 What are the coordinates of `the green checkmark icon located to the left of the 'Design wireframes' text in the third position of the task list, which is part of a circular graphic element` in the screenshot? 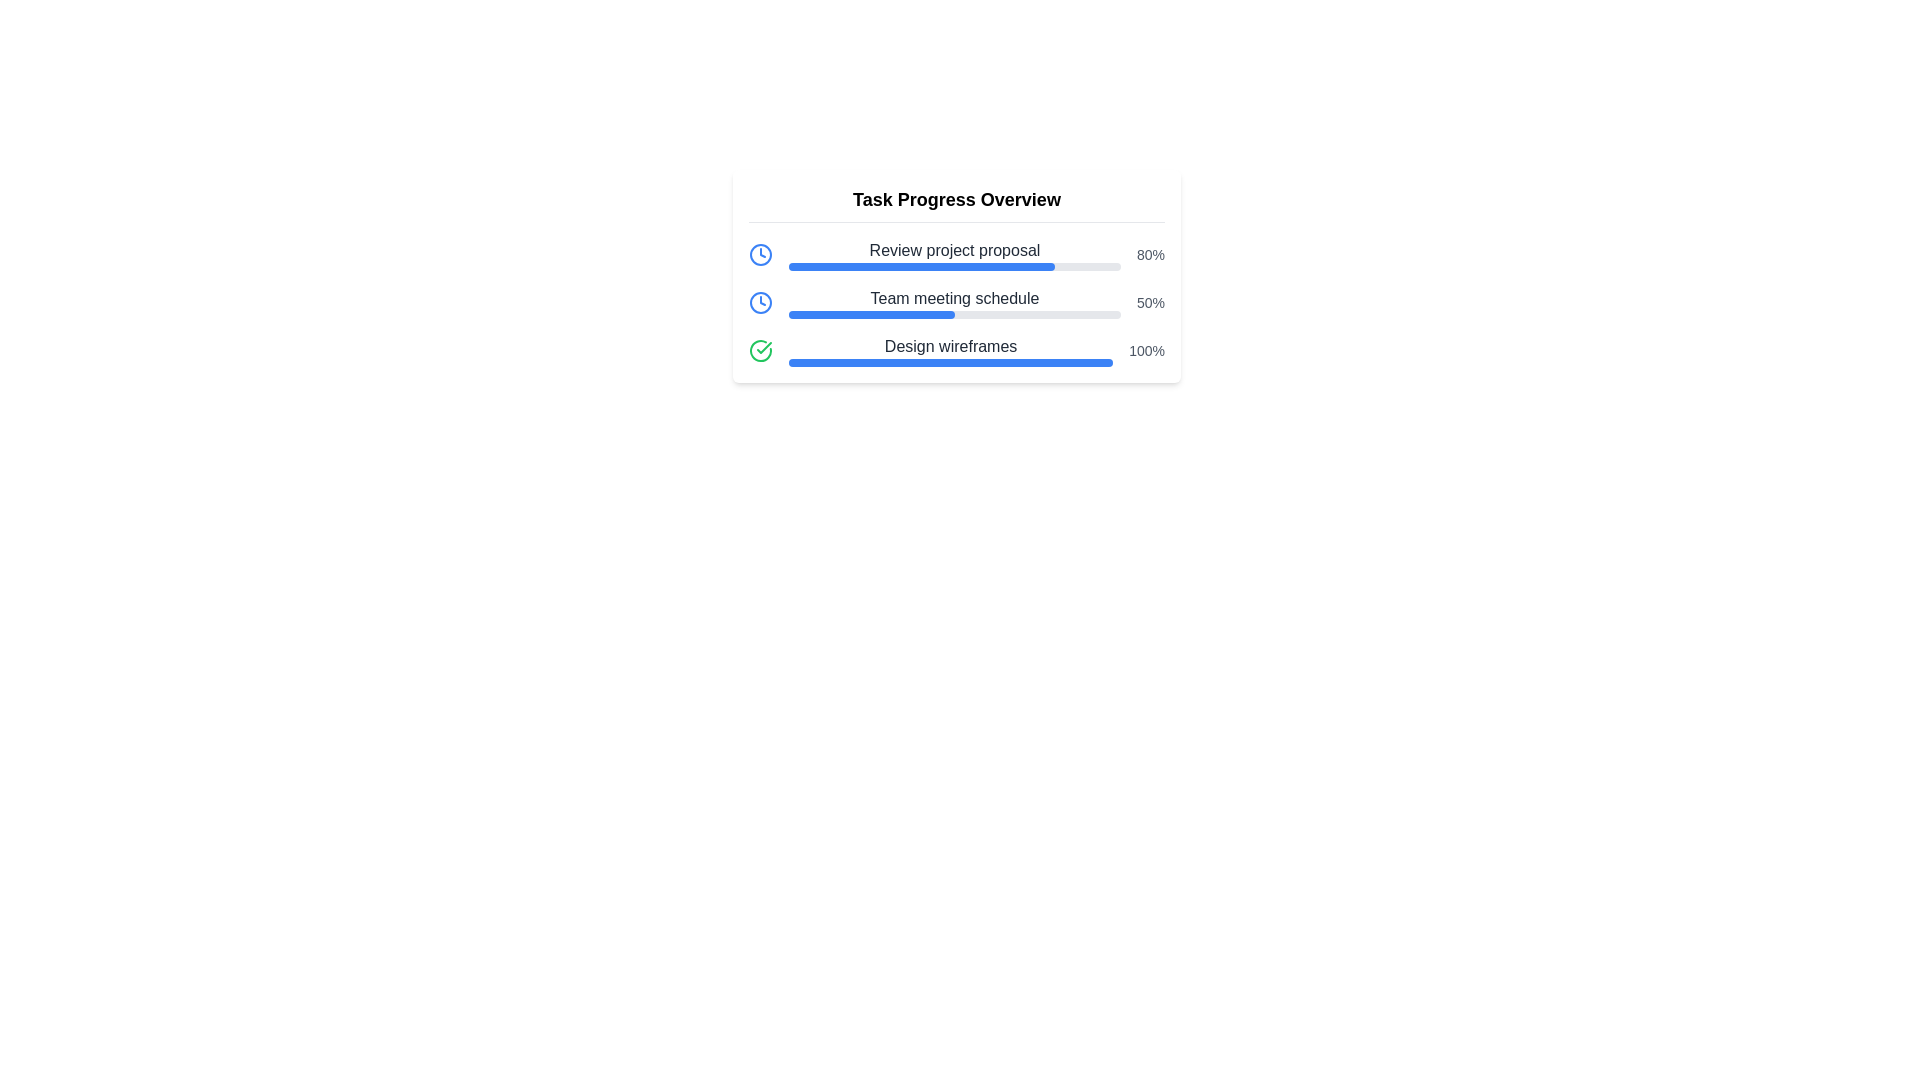 It's located at (763, 346).